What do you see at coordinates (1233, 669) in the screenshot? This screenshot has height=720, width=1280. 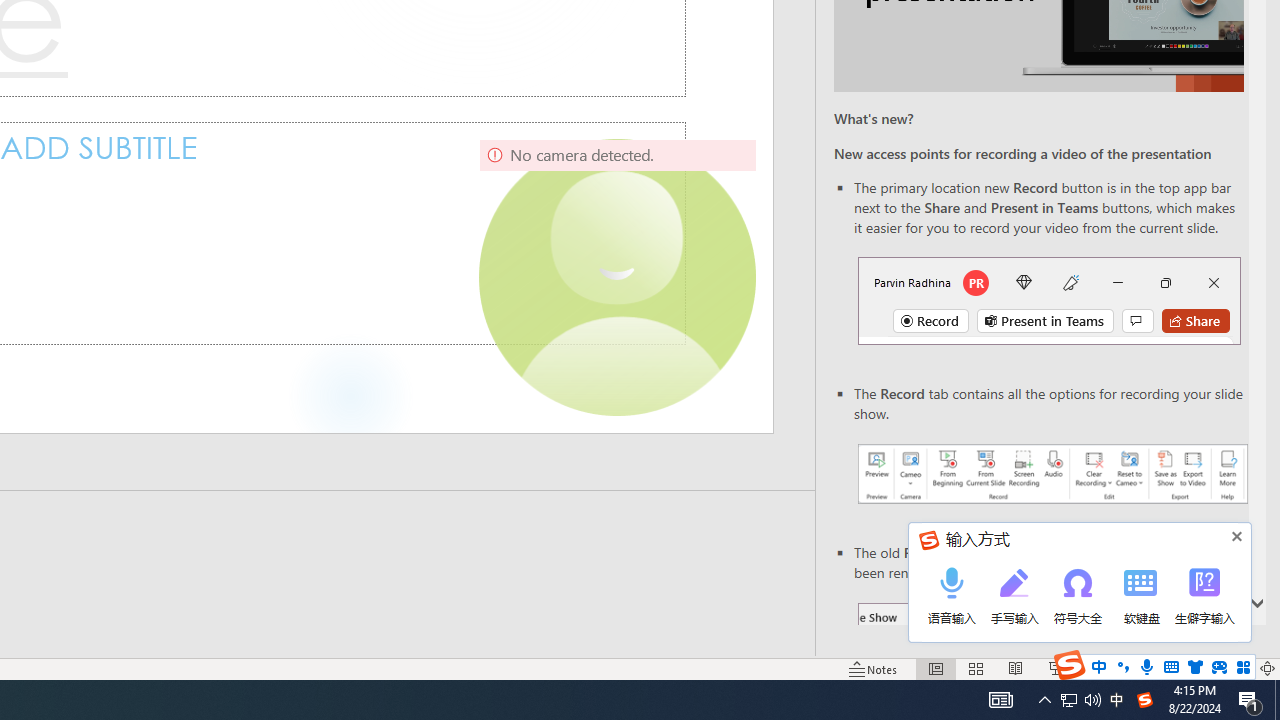 I see `'Zoom 131%'` at bounding box center [1233, 669].